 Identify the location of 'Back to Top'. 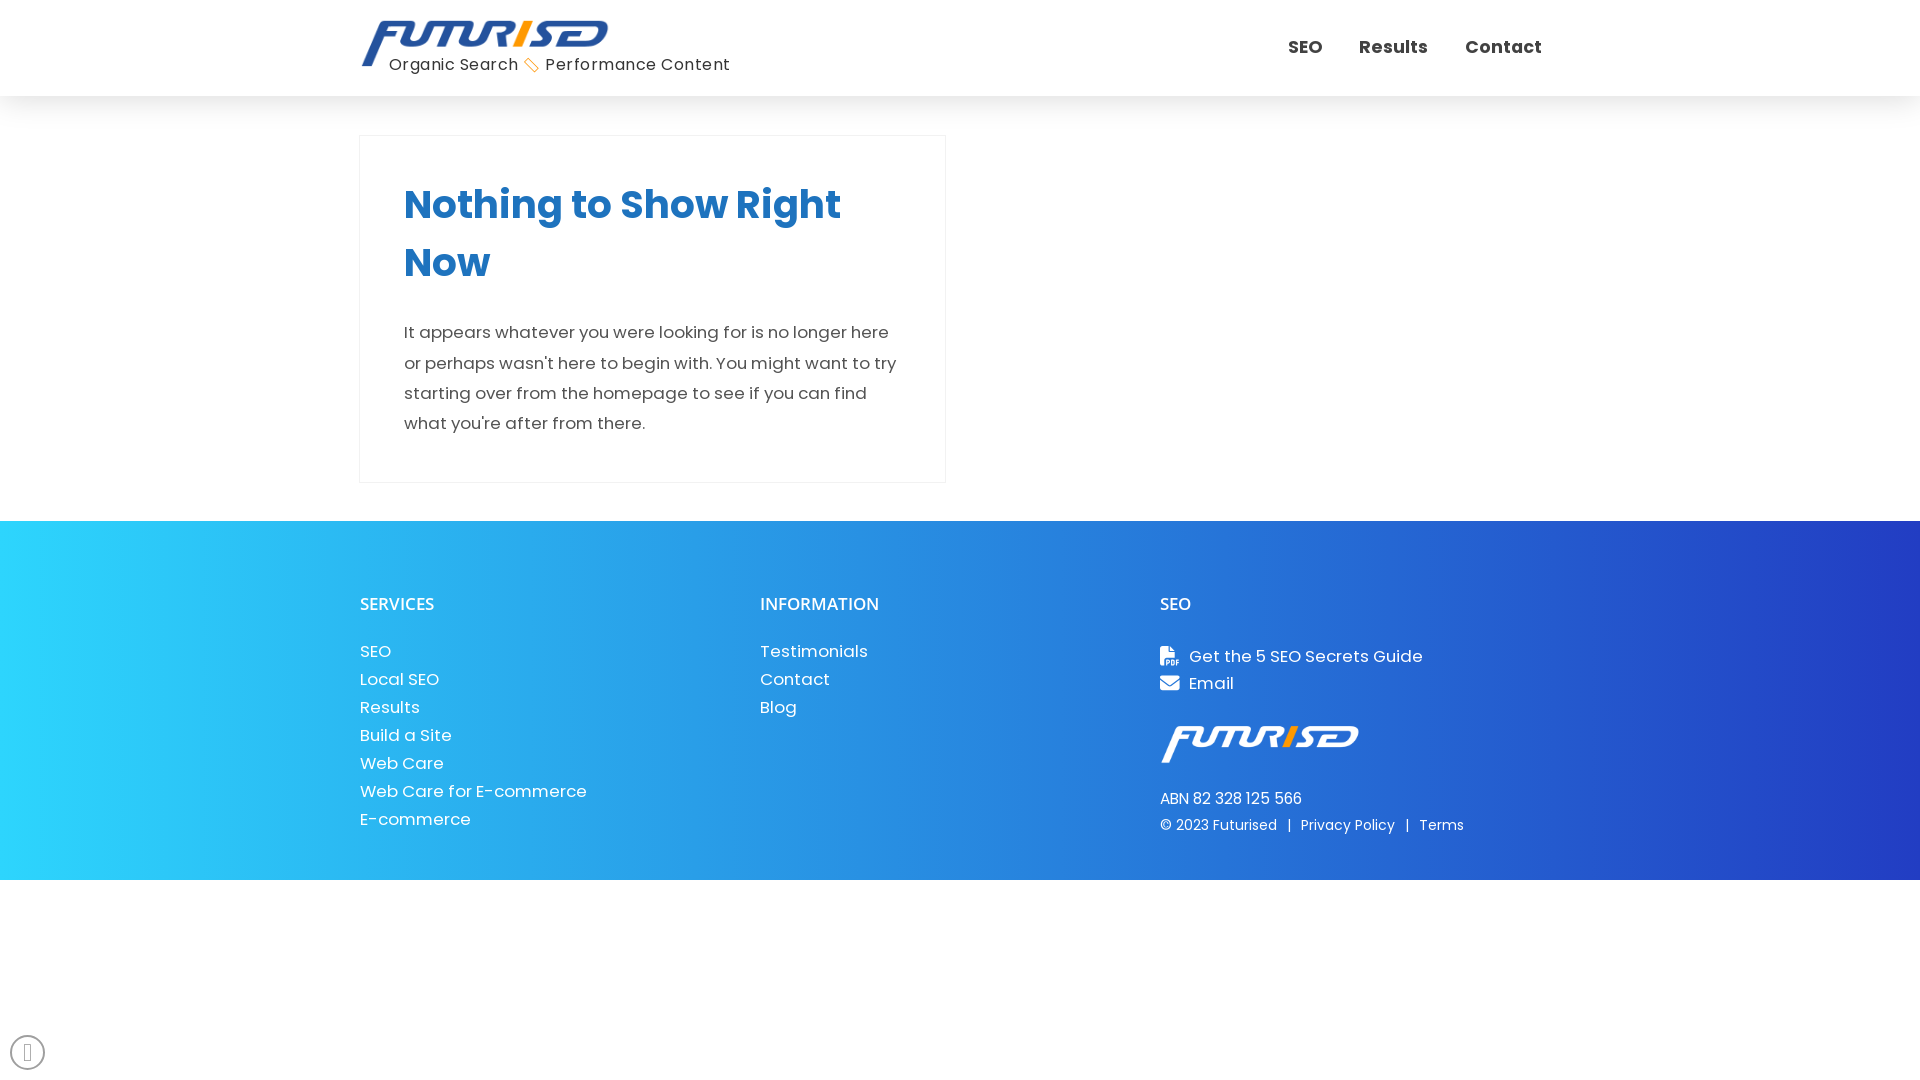
(27, 1051).